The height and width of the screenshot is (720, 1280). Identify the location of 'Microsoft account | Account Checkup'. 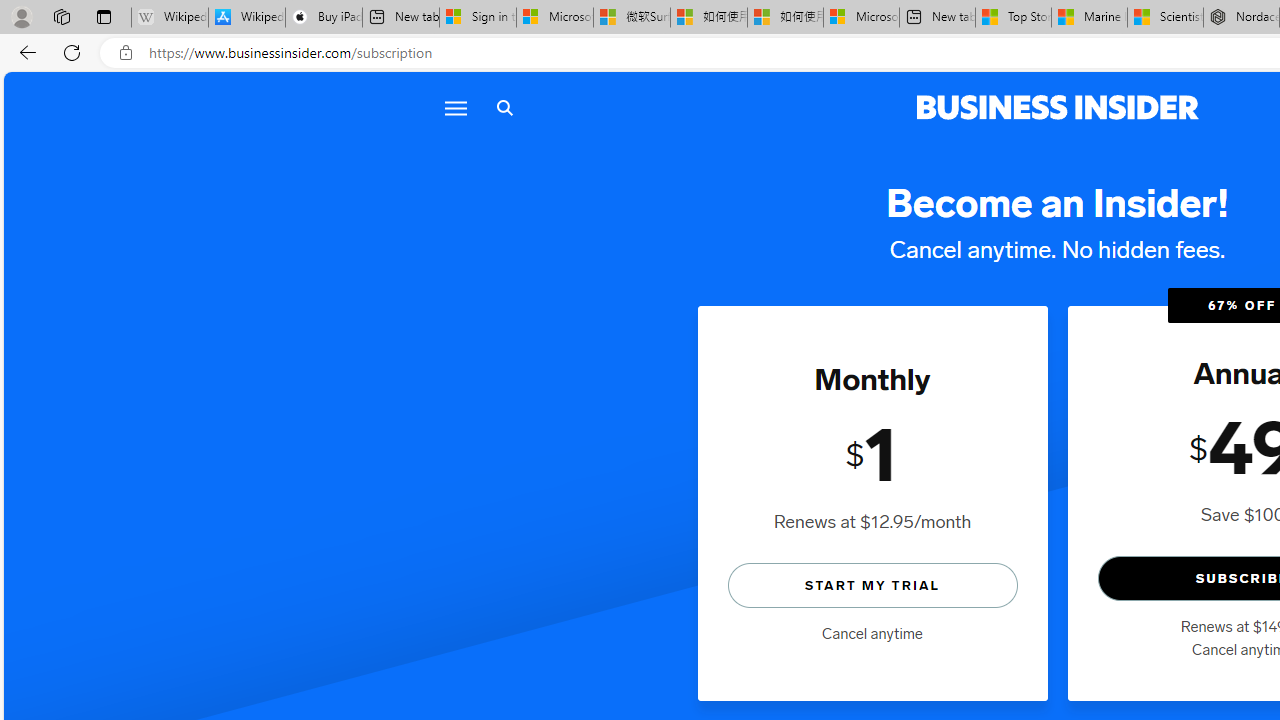
(861, 17).